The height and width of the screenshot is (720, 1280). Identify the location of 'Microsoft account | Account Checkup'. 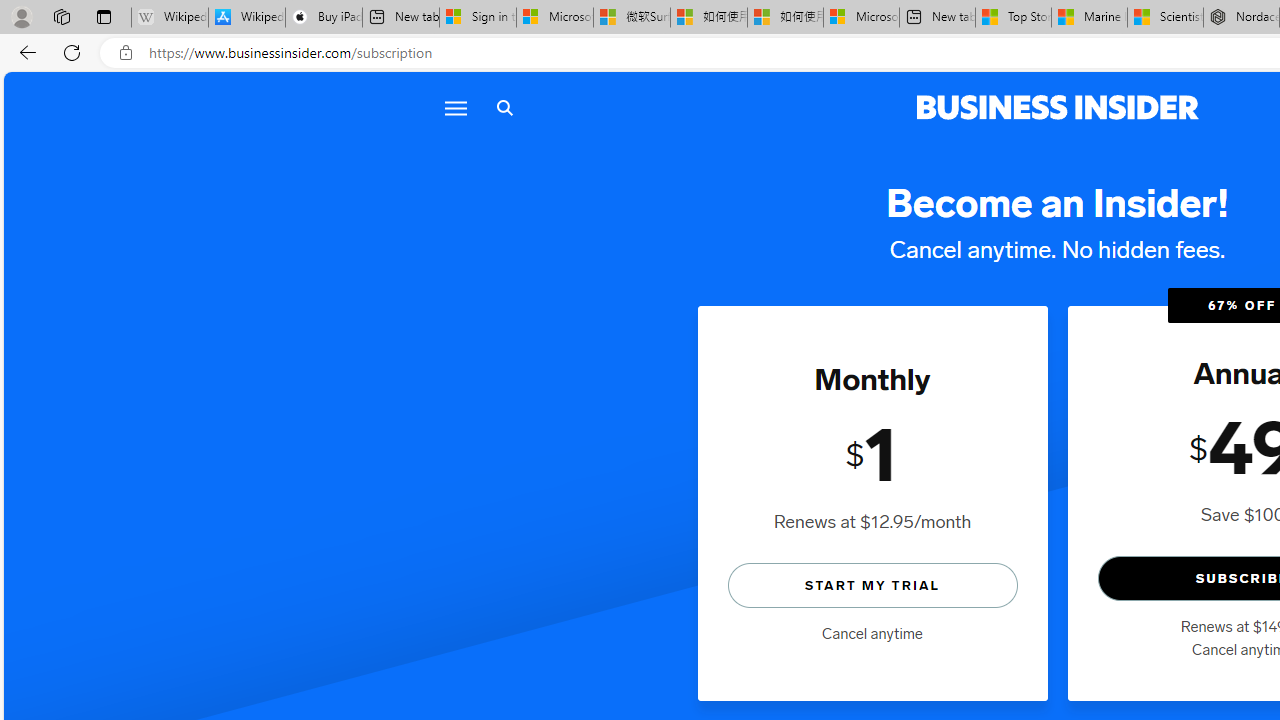
(861, 17).